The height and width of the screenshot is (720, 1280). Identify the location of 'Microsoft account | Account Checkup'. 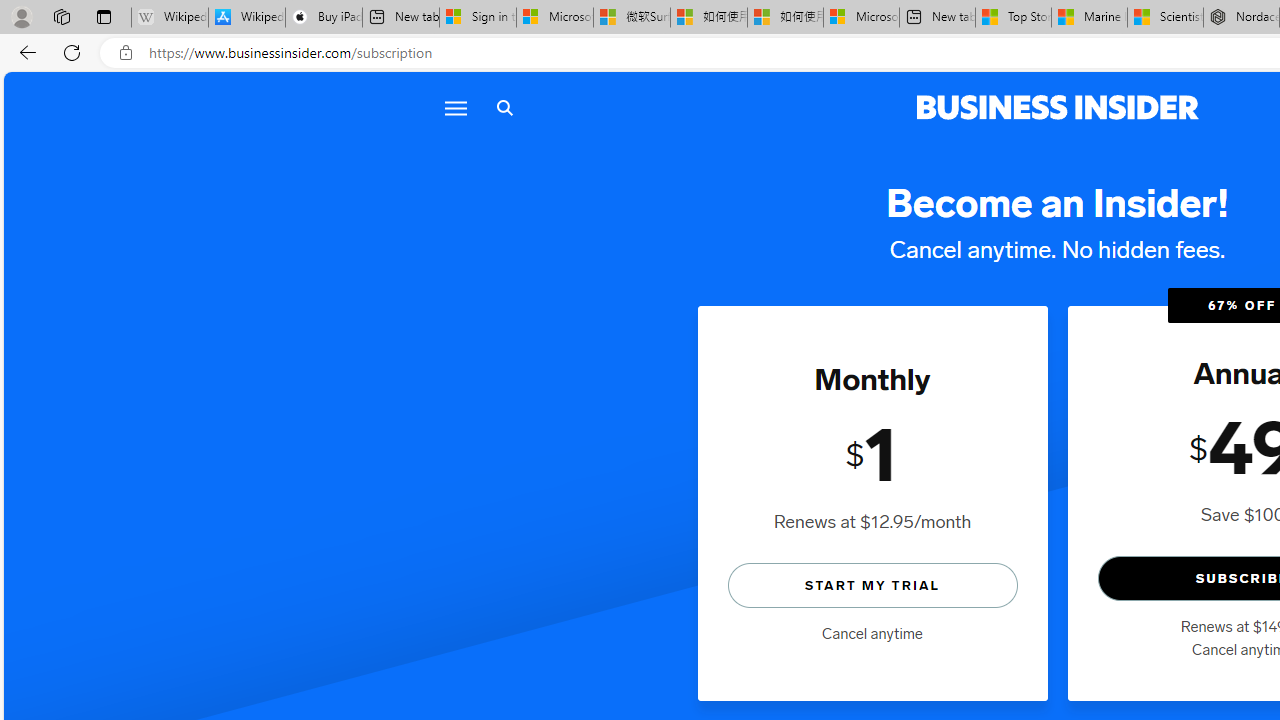
(861, 17).